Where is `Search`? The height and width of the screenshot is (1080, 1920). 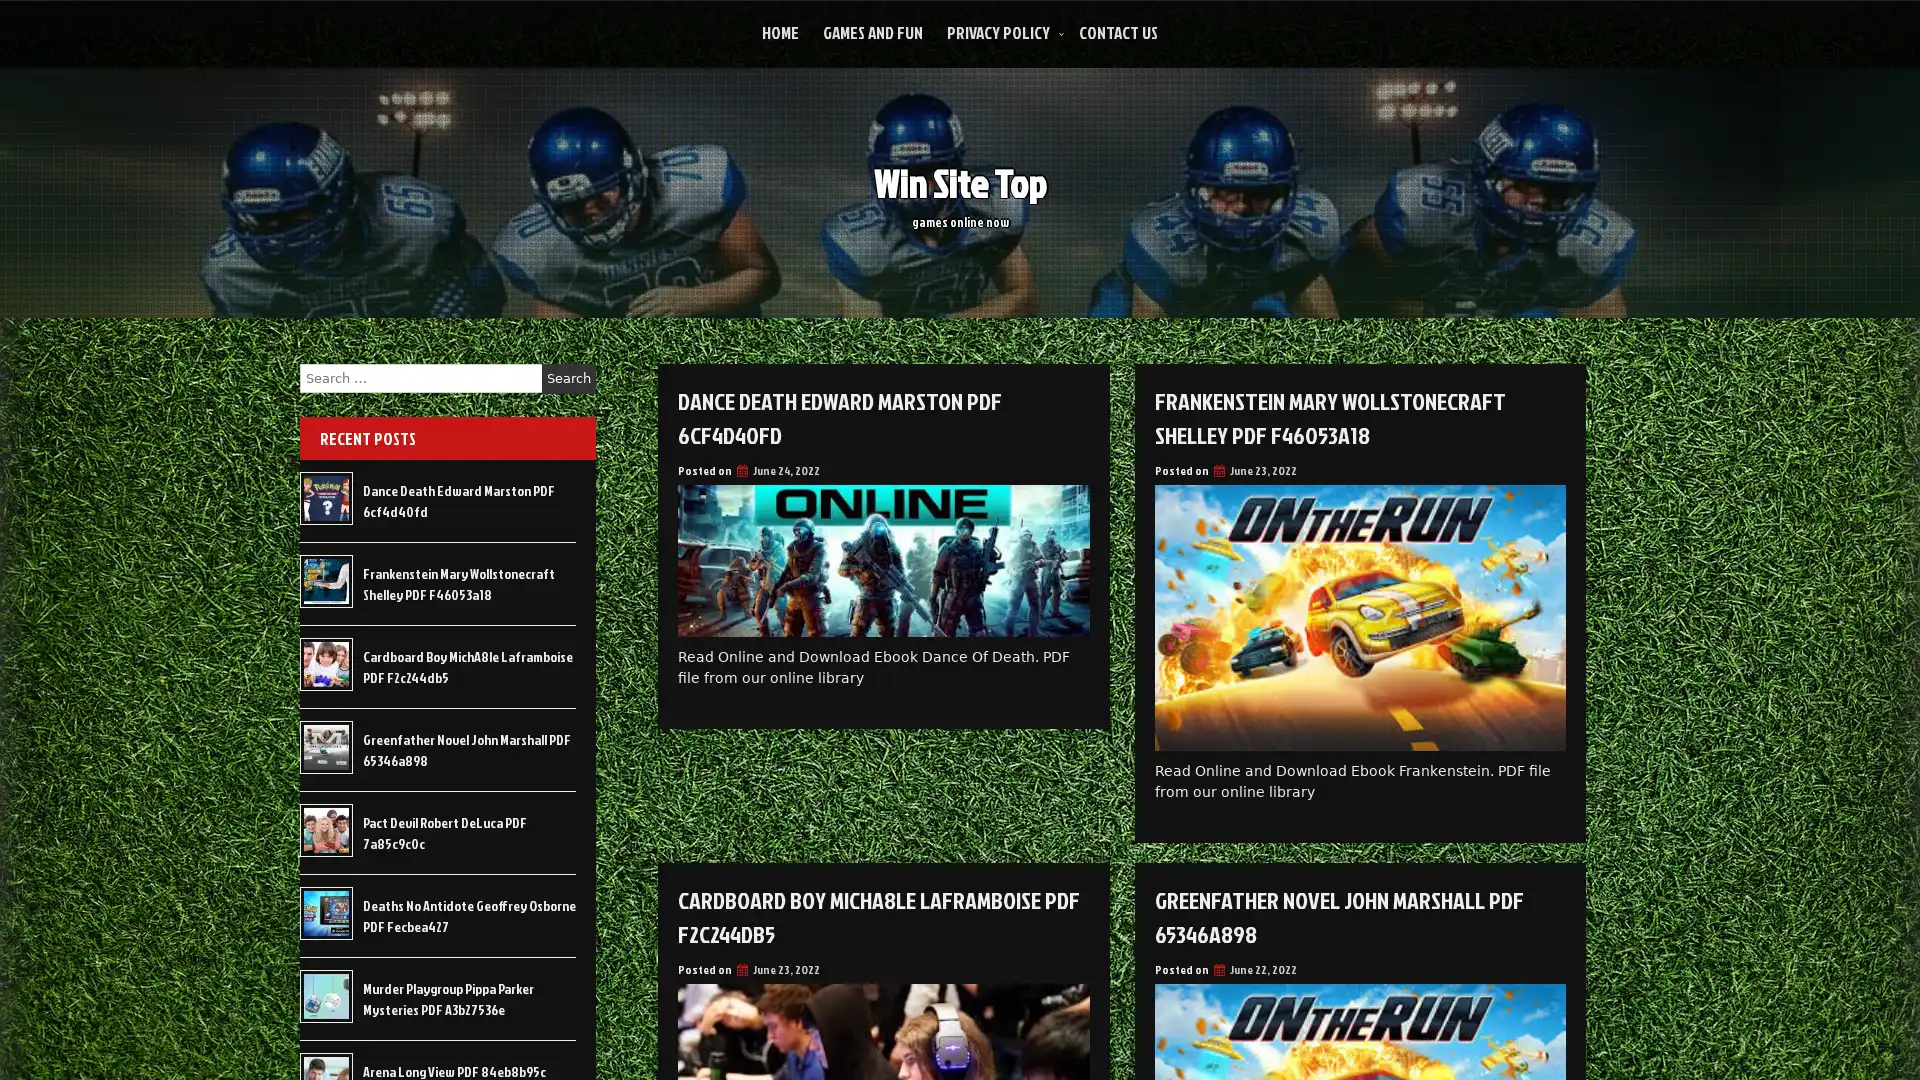
Search is located at coordinates (568, 378).